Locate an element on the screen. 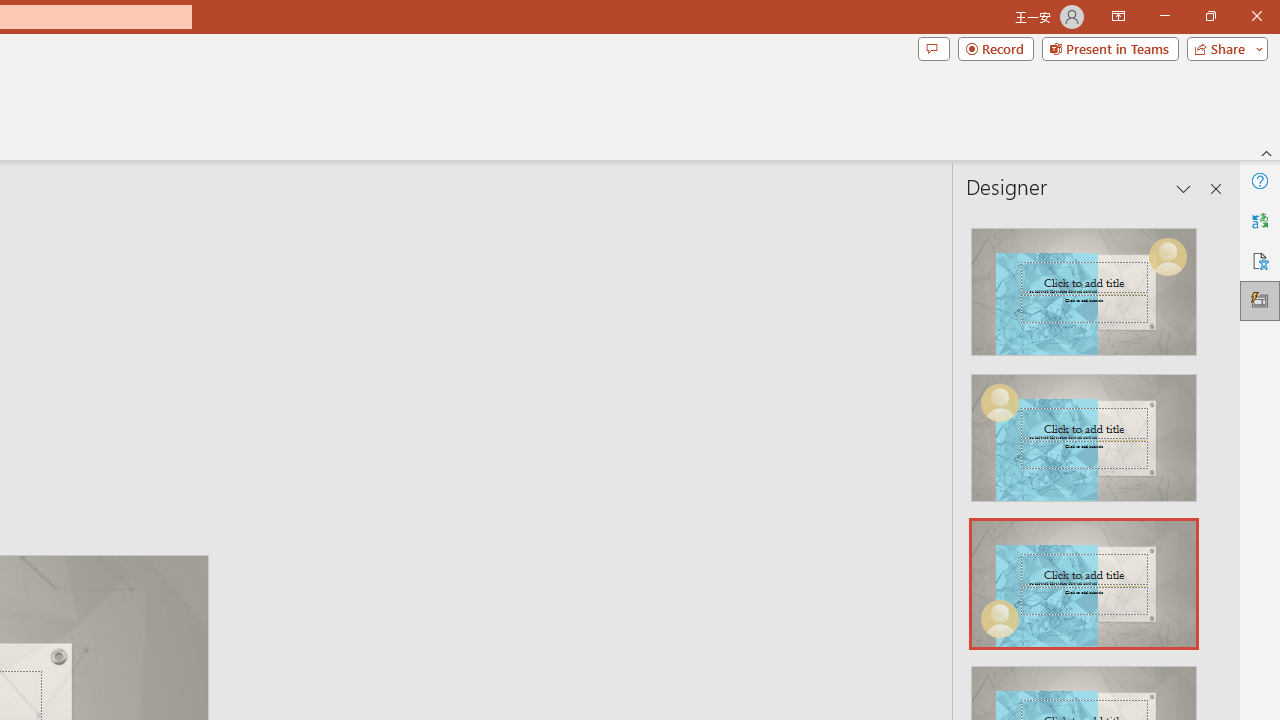 The image size is (1280, 720). 'Share' is located at coordinates (1222, 47).